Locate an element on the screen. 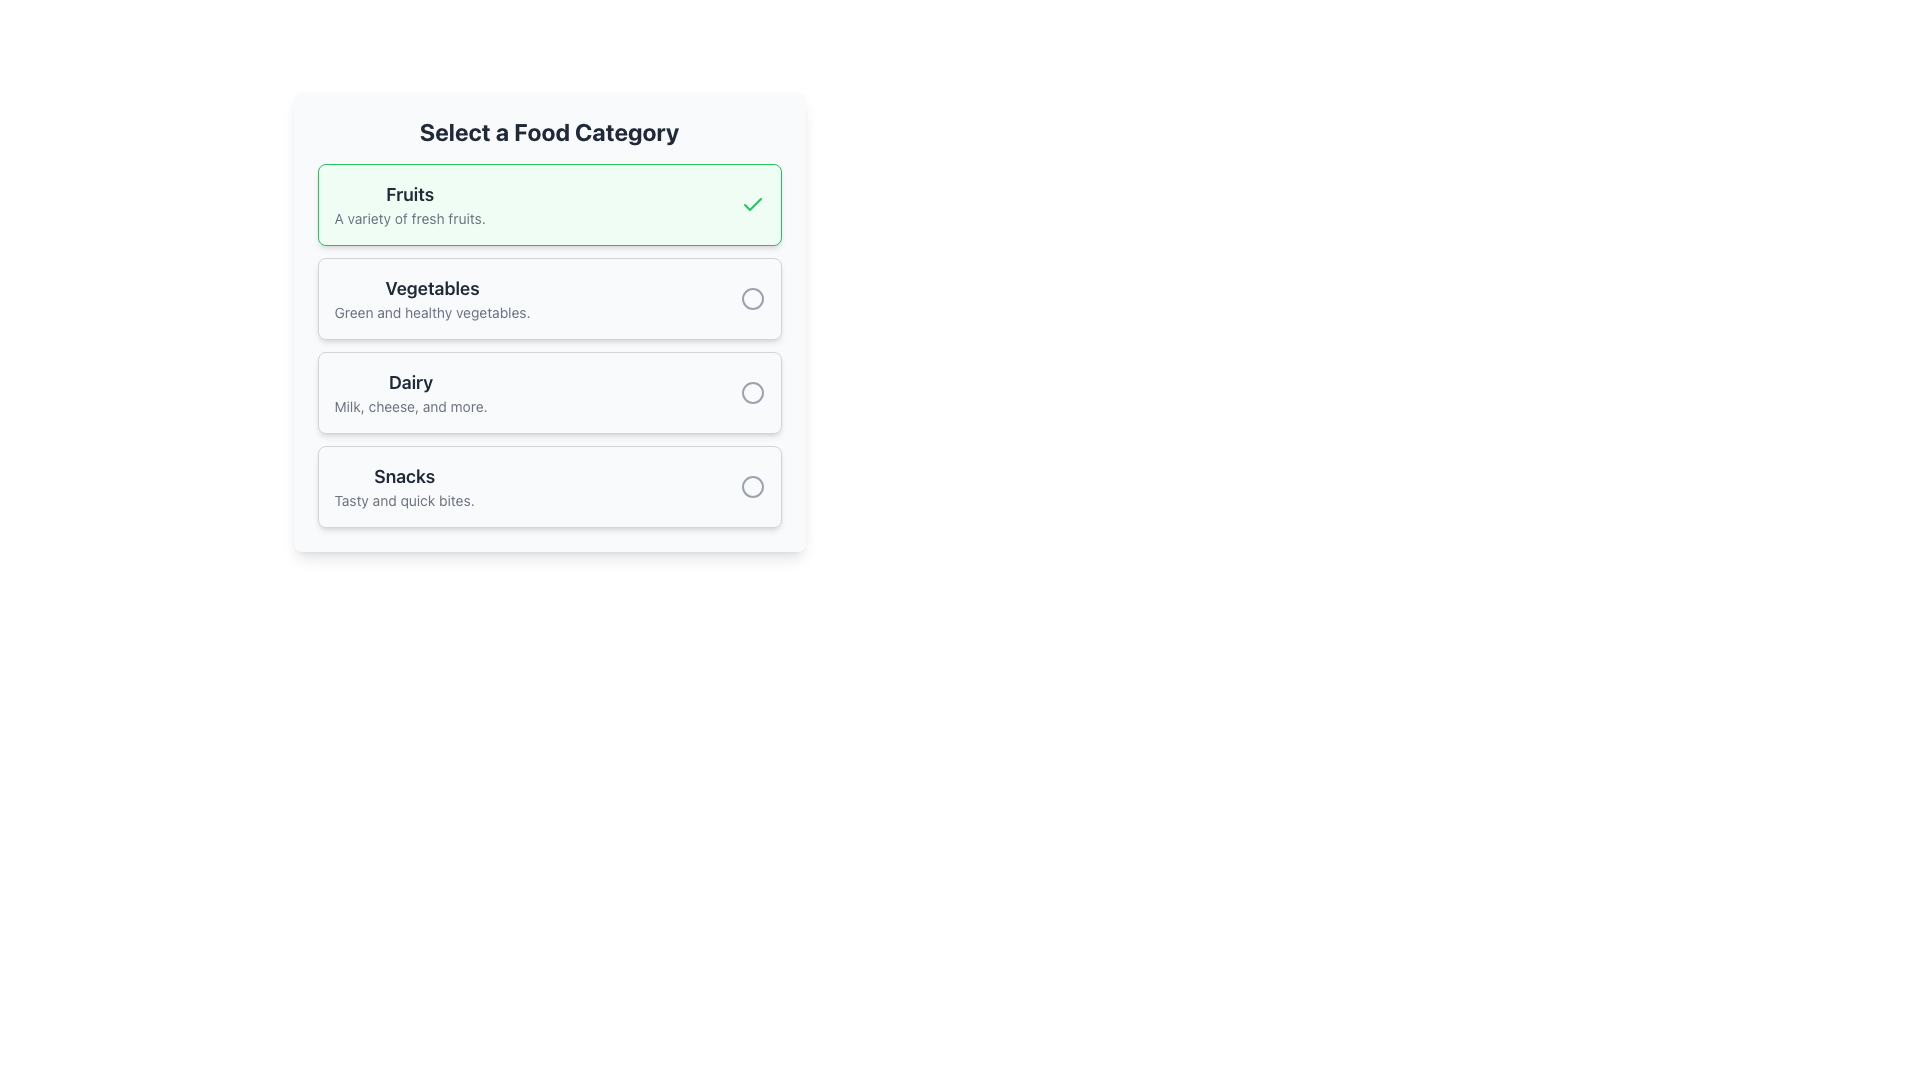  the unselected radio button for the 'Vegetables' category is located at coordinates (751, 299).